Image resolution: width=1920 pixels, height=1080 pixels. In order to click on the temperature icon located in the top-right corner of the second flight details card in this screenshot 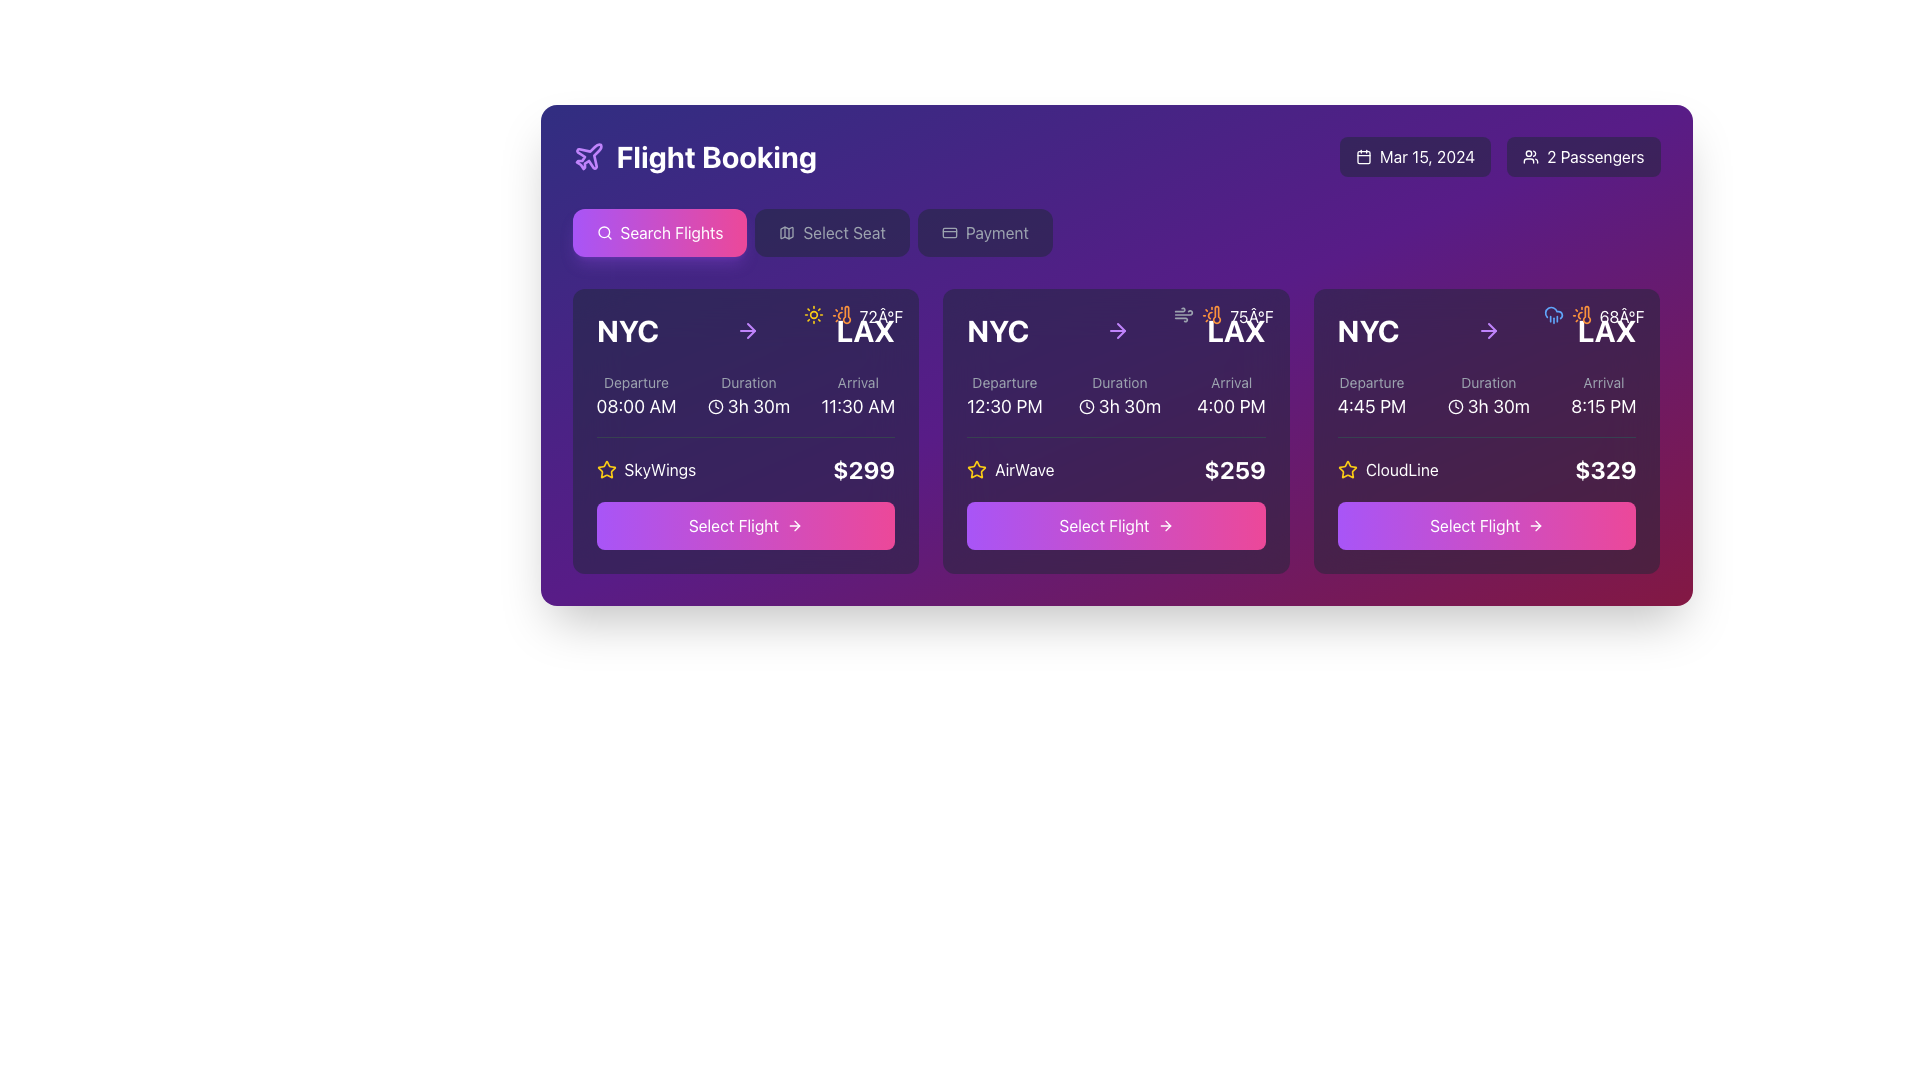, I will do `click(1216, 315)`.